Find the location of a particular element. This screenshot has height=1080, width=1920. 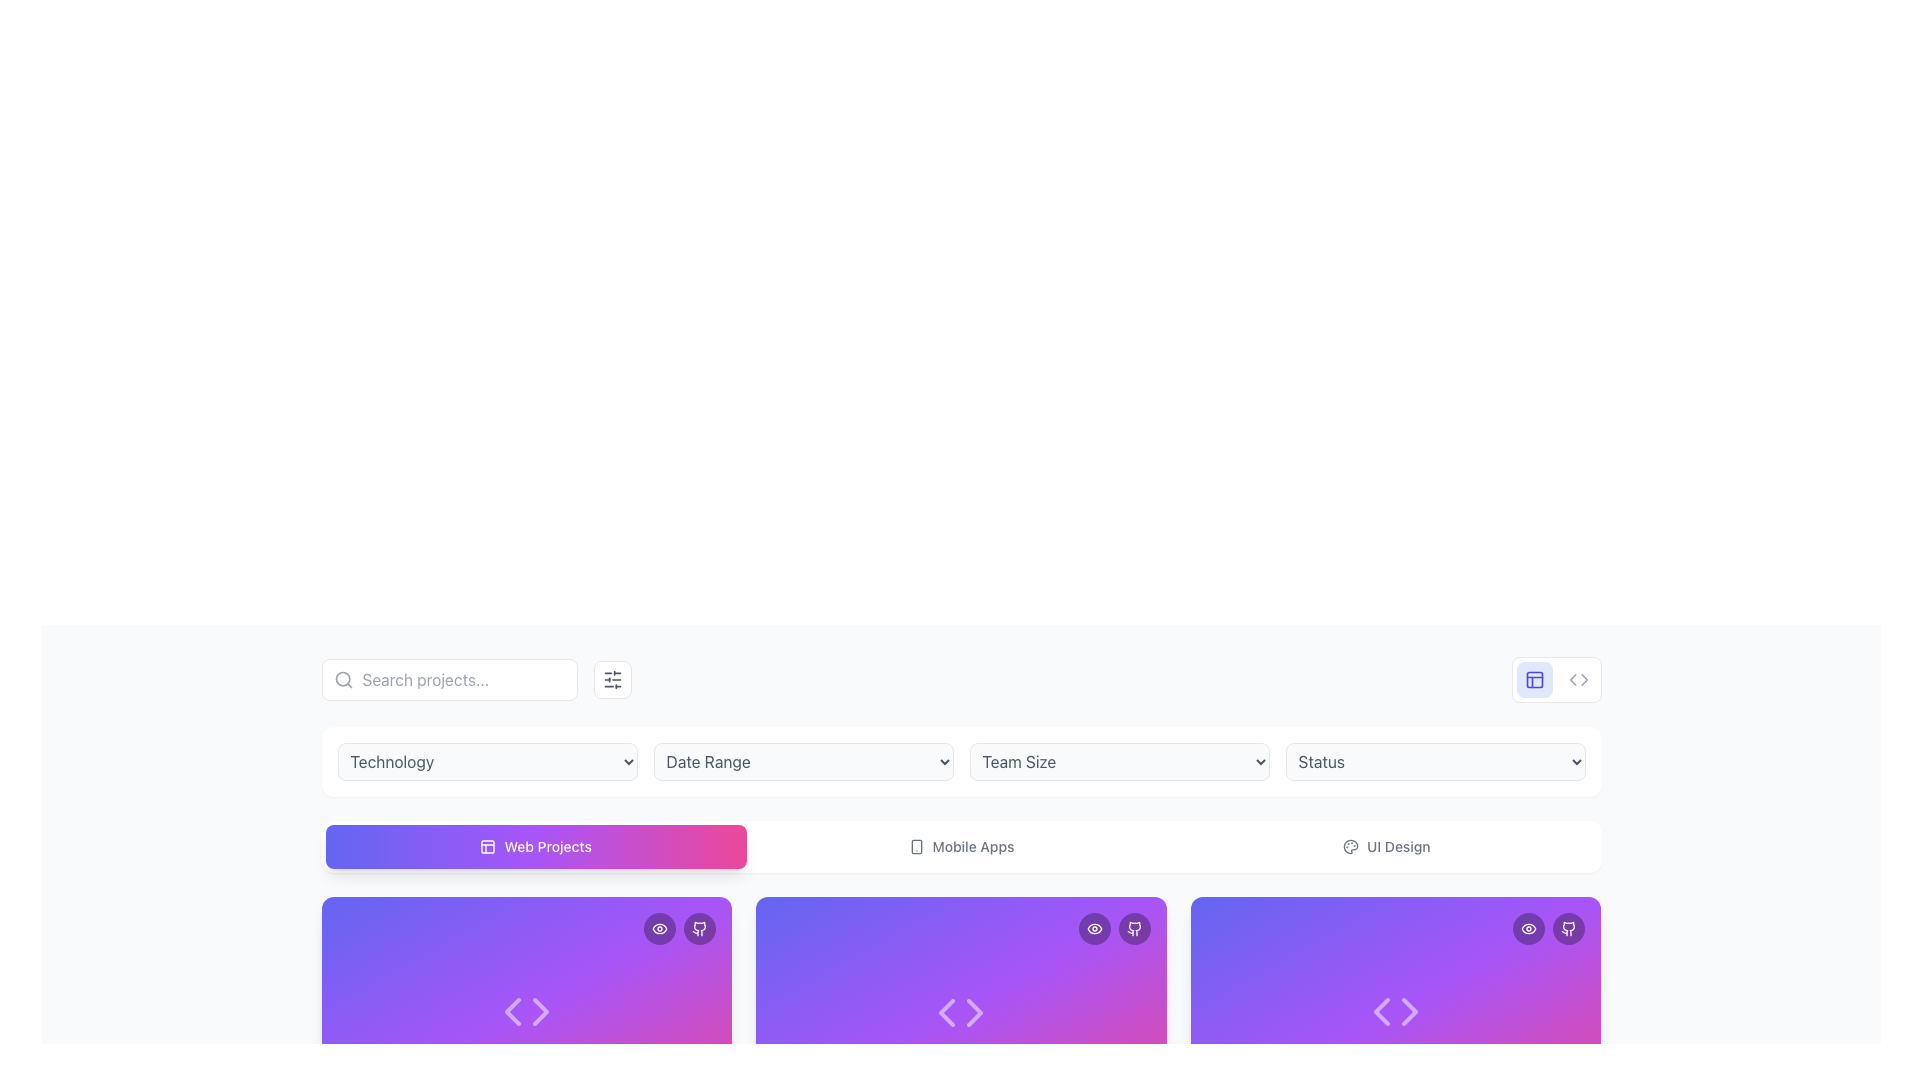

the eye-shaped icon button located at the top-right corner of the card element is located at coordinates (660, 929).